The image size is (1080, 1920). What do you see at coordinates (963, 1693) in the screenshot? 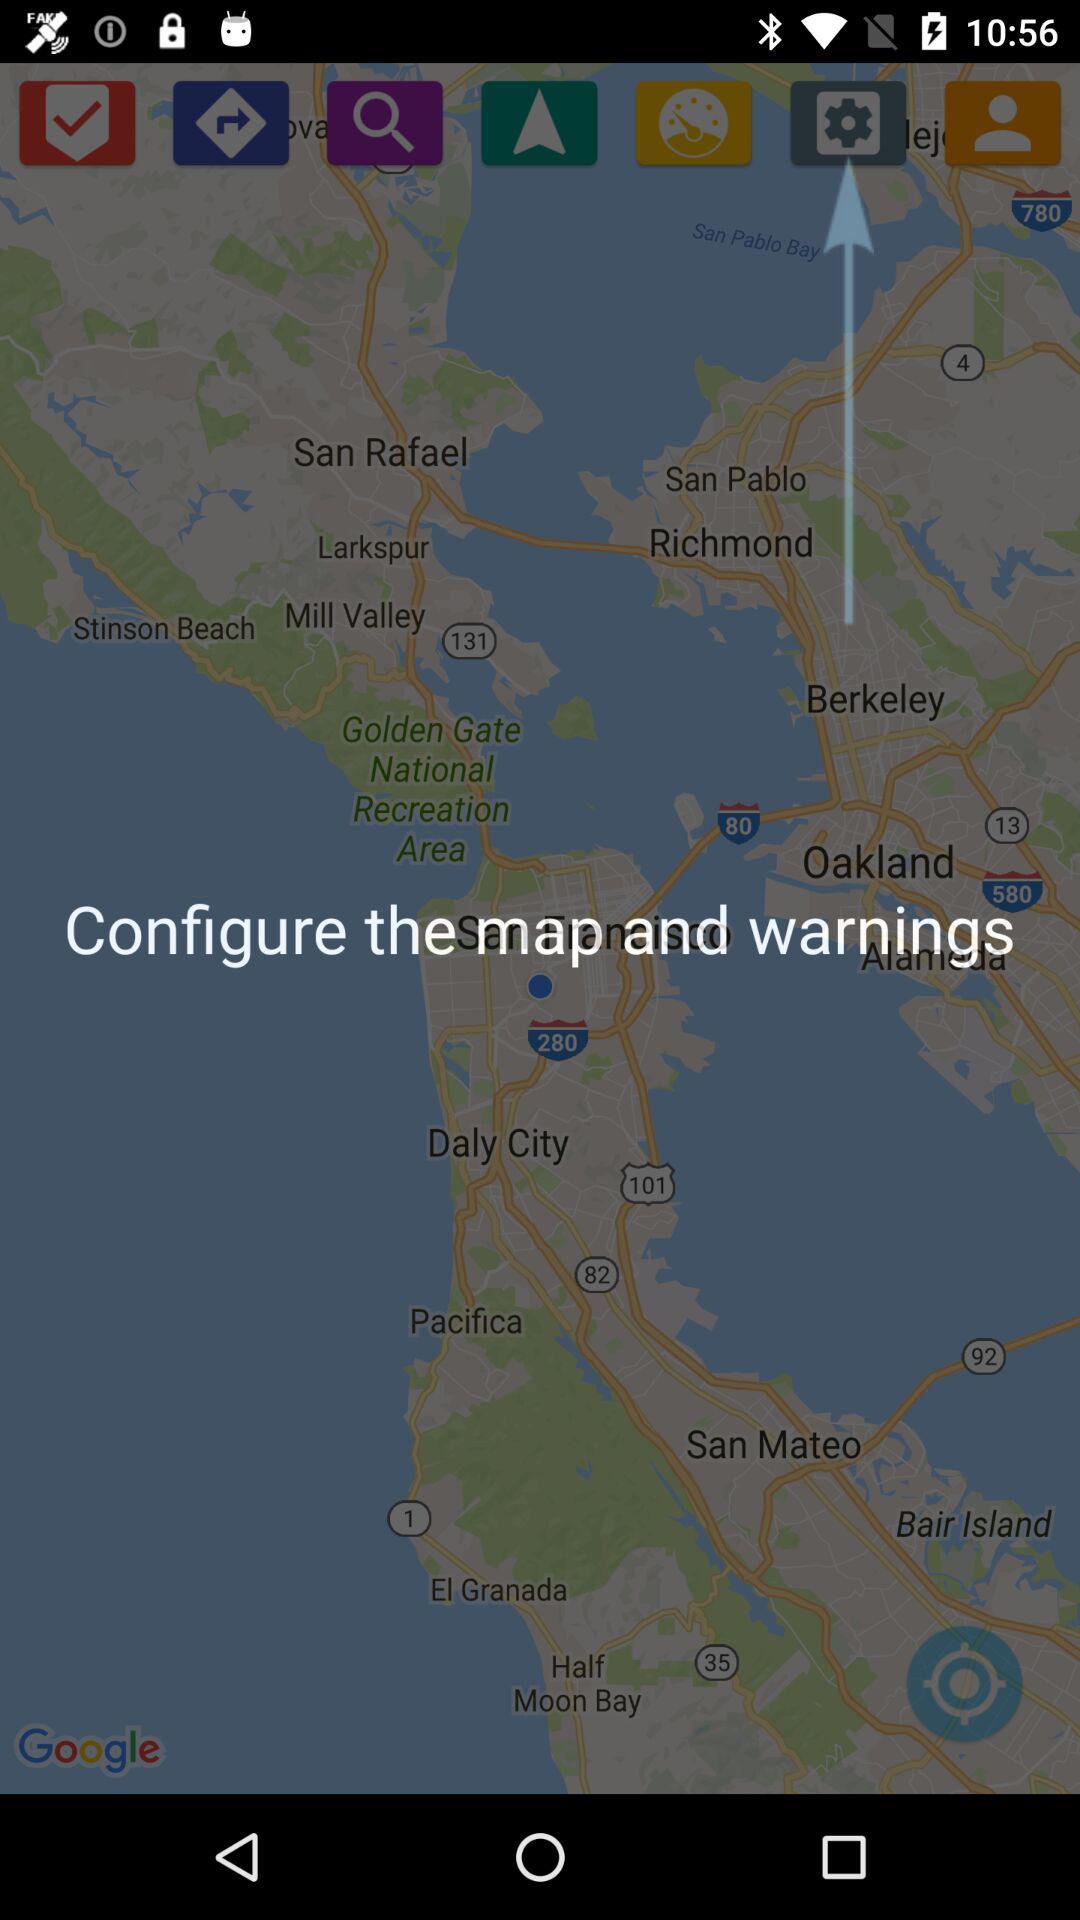
I see `the item below the configure the map app` at bounding box center [963, 1693].